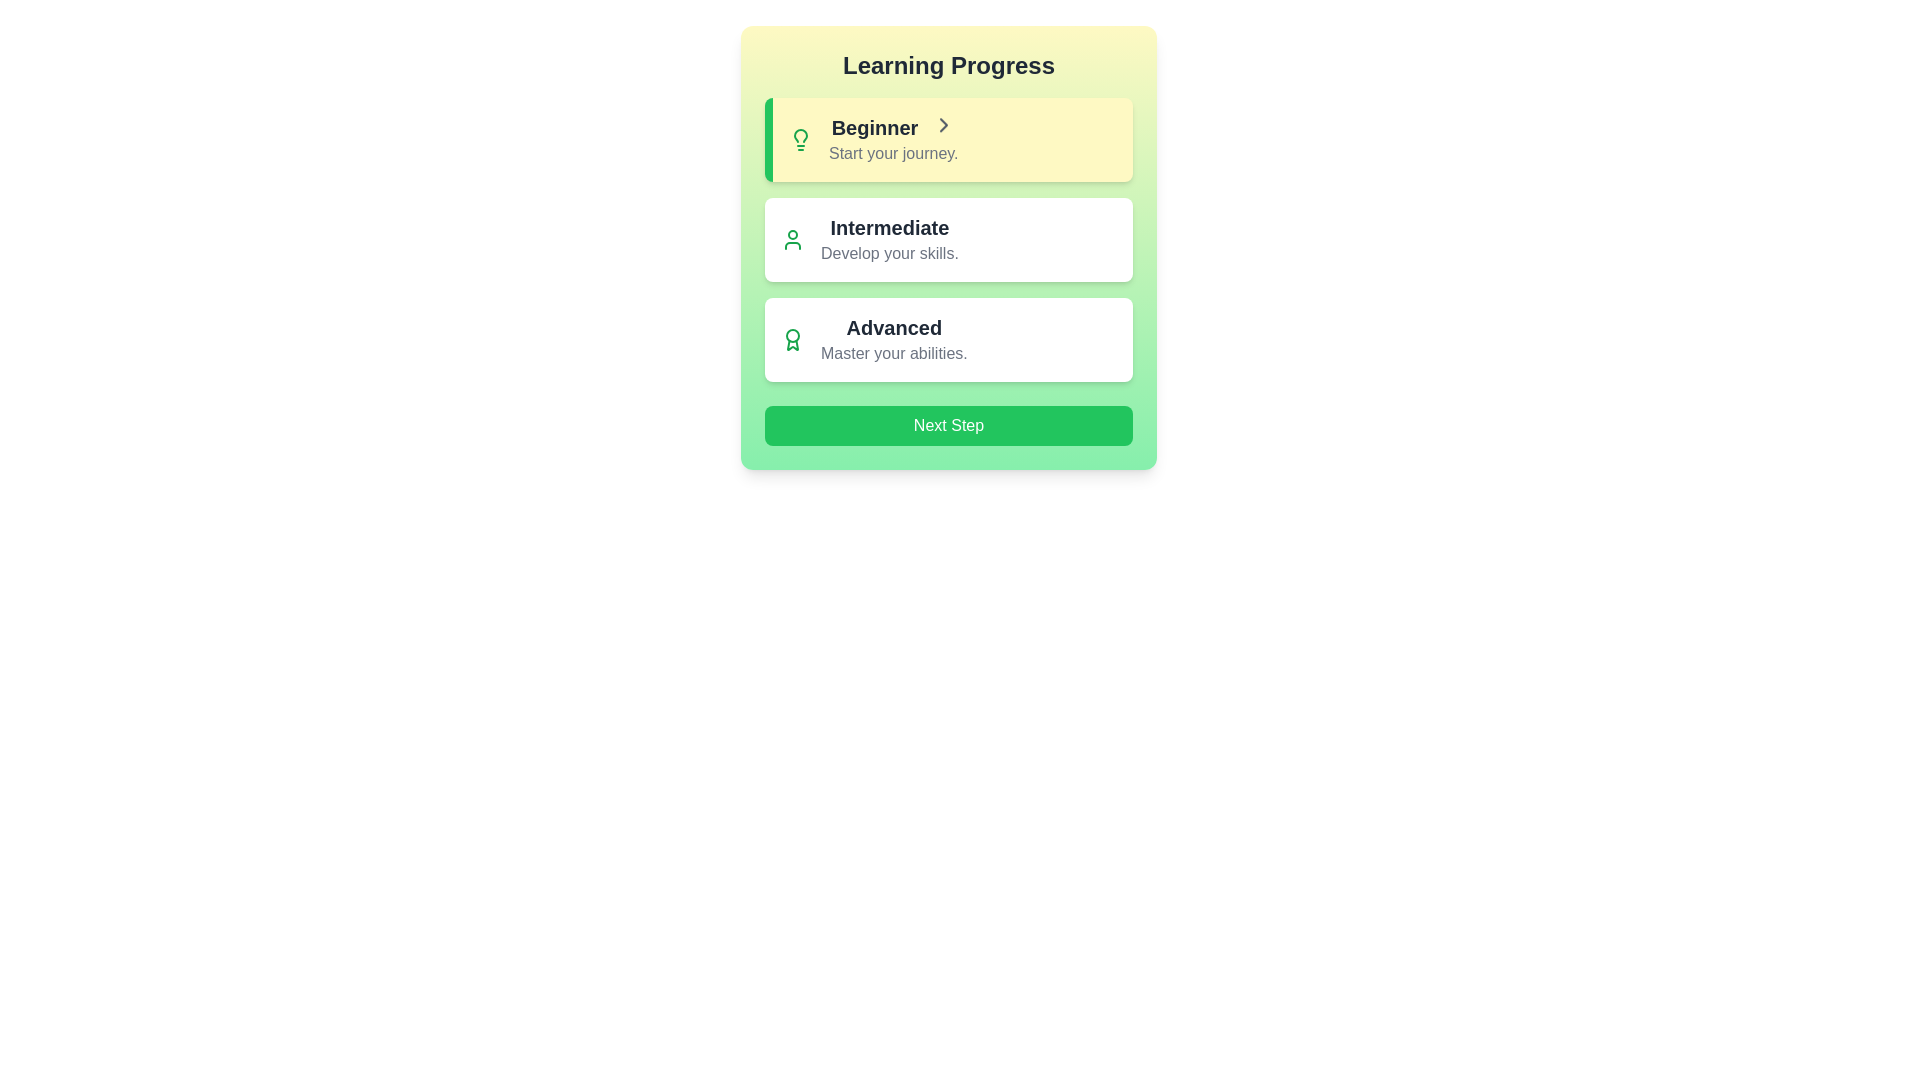  I want to click on the motivational text encouraging users, so click(892, 153).